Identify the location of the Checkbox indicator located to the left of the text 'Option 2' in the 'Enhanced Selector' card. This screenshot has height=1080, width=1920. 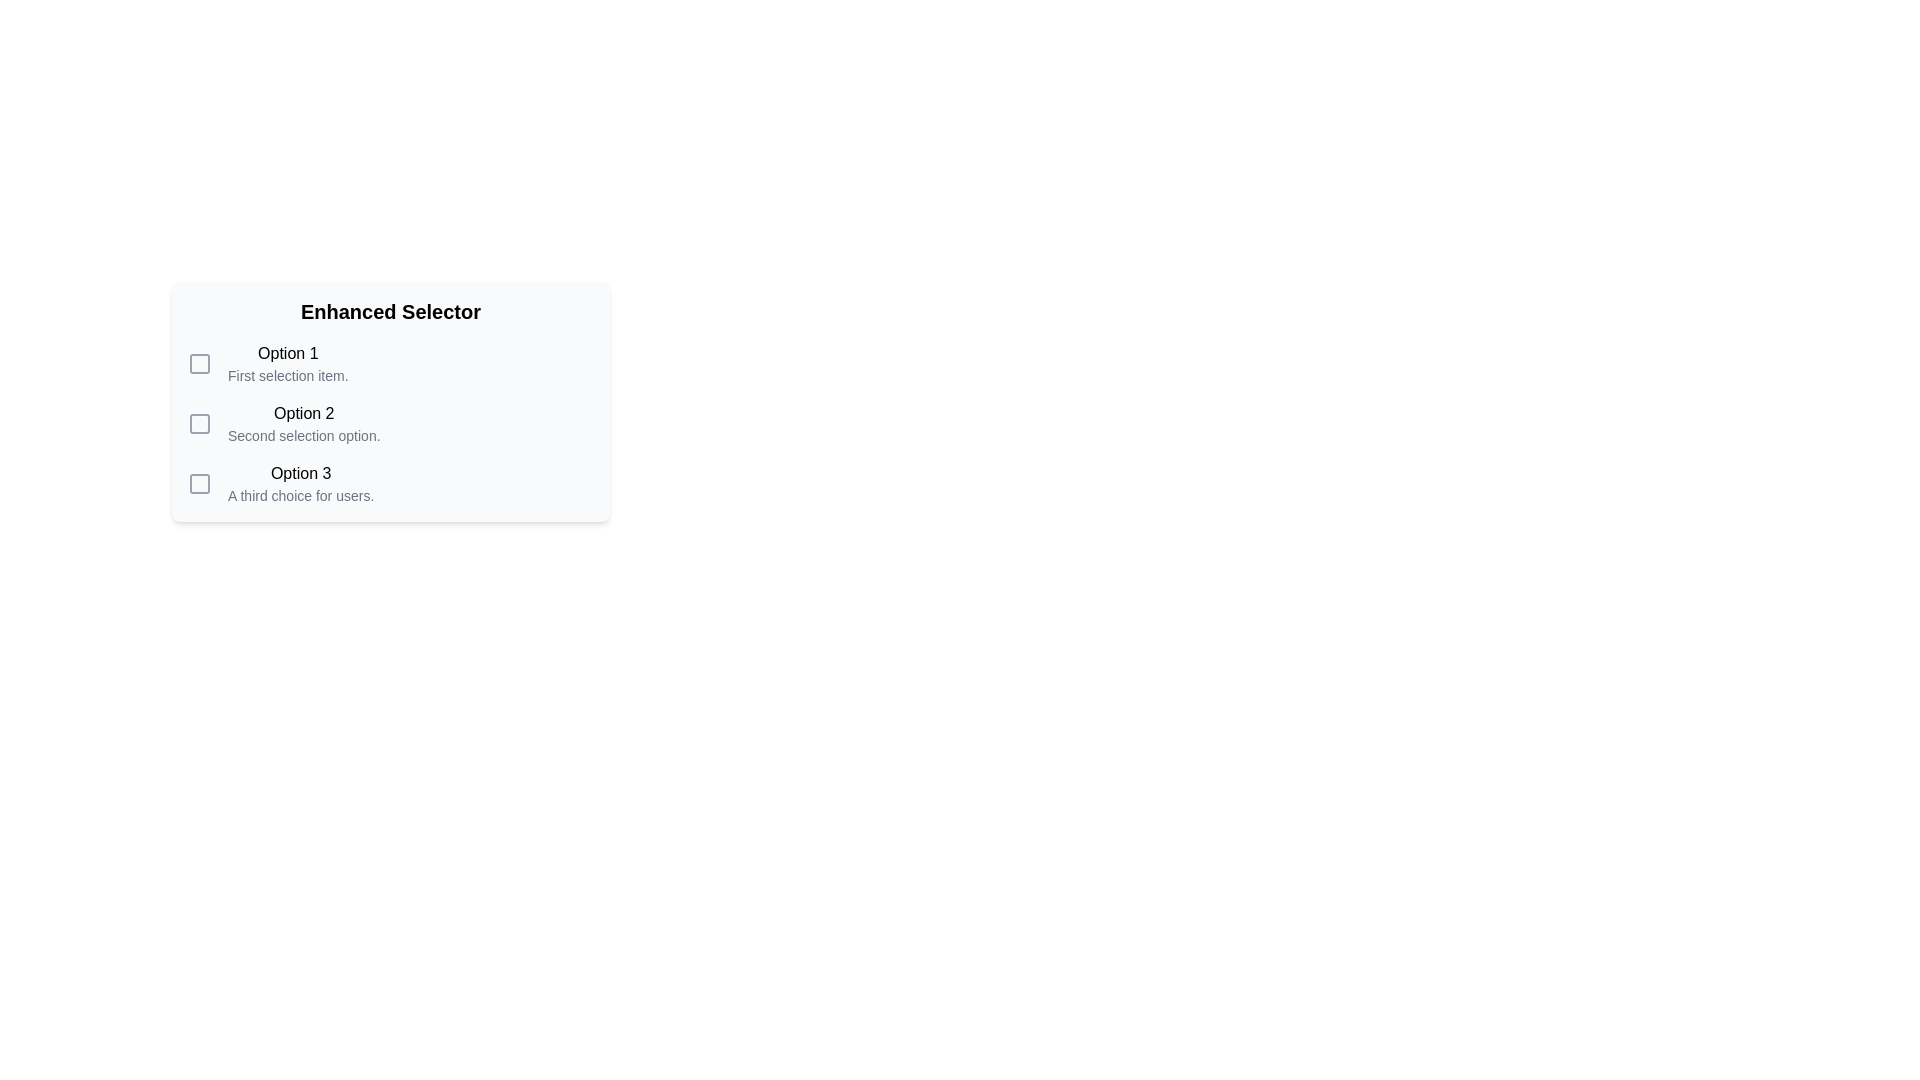
(200, 423).